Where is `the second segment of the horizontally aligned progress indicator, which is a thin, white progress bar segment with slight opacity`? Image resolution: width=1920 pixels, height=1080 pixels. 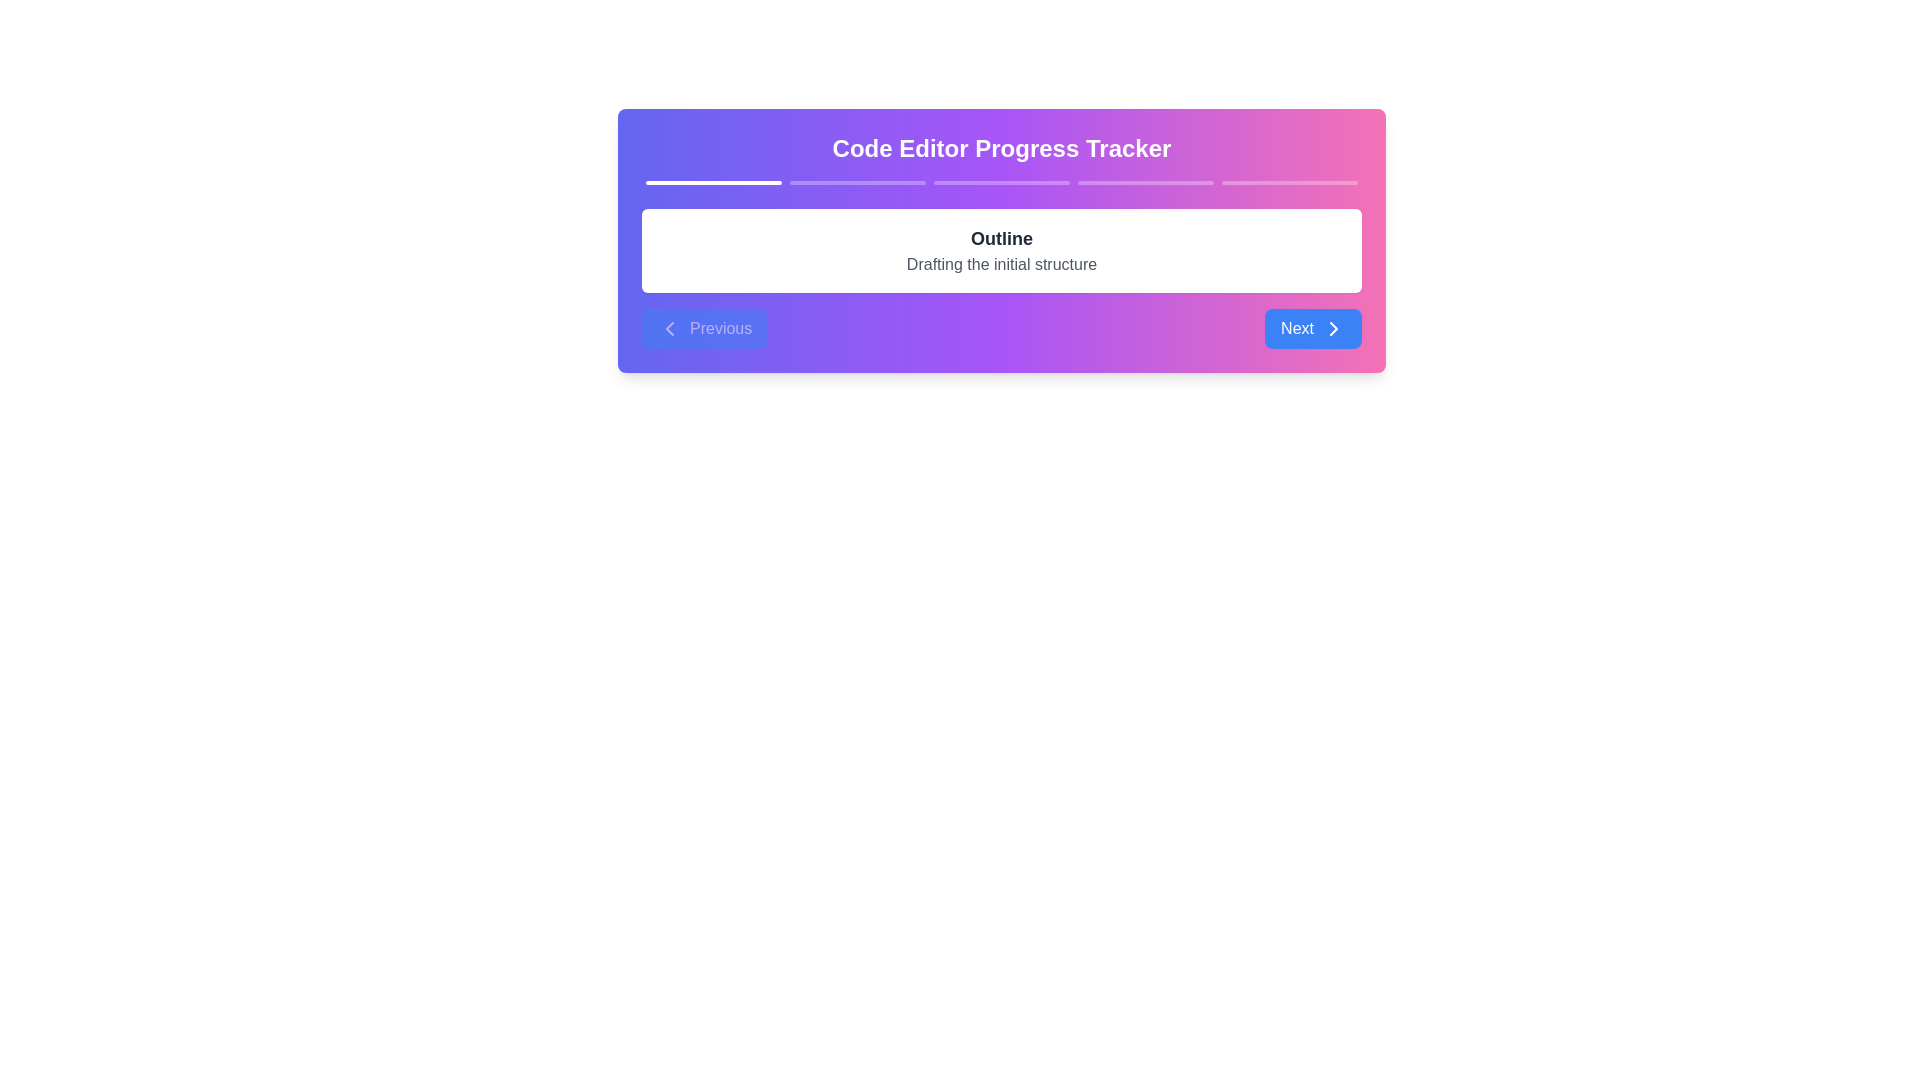 the second segment of the horizontally aligned progress indicator, which is a thin, white progress bar segment with slight opacity is located at coordinates (858, 182).